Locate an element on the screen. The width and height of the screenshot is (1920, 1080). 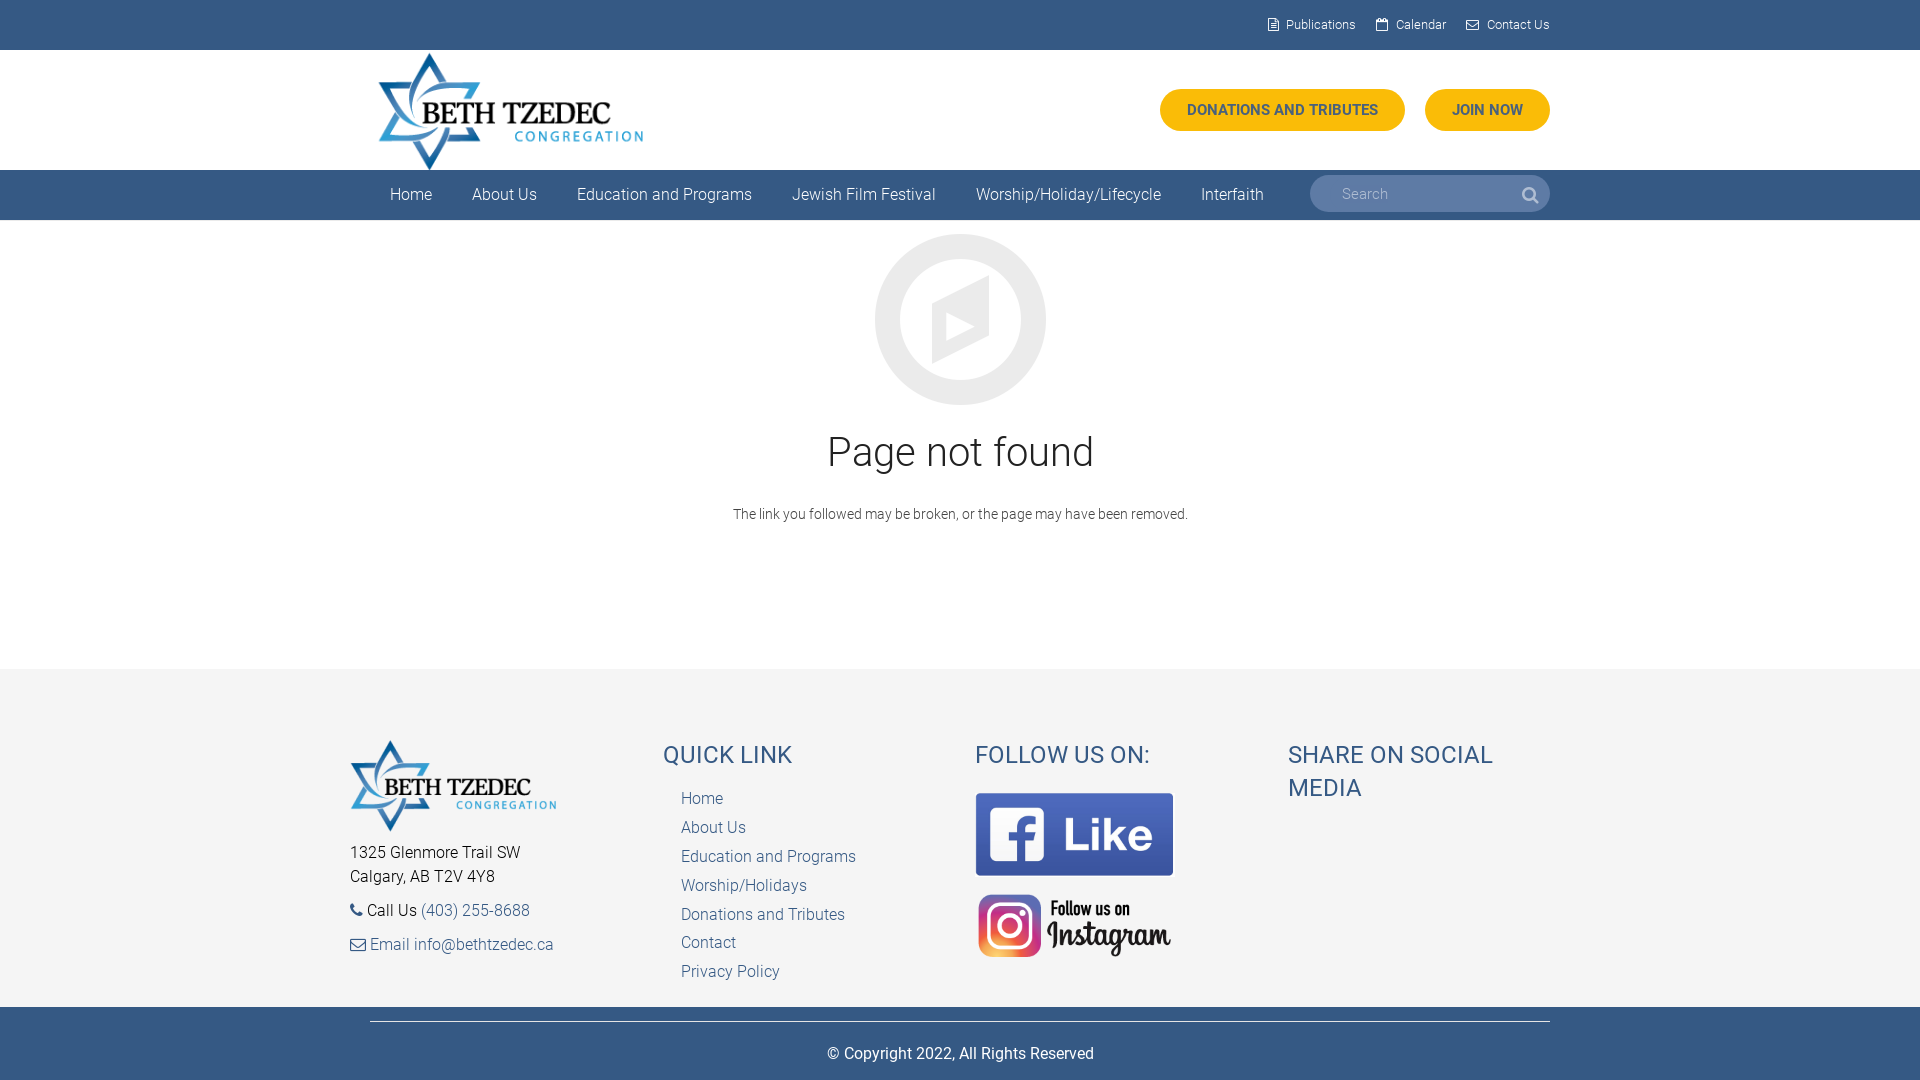
'Worship/Holiday/Lifecycle' is located at coordinates (954, 195).